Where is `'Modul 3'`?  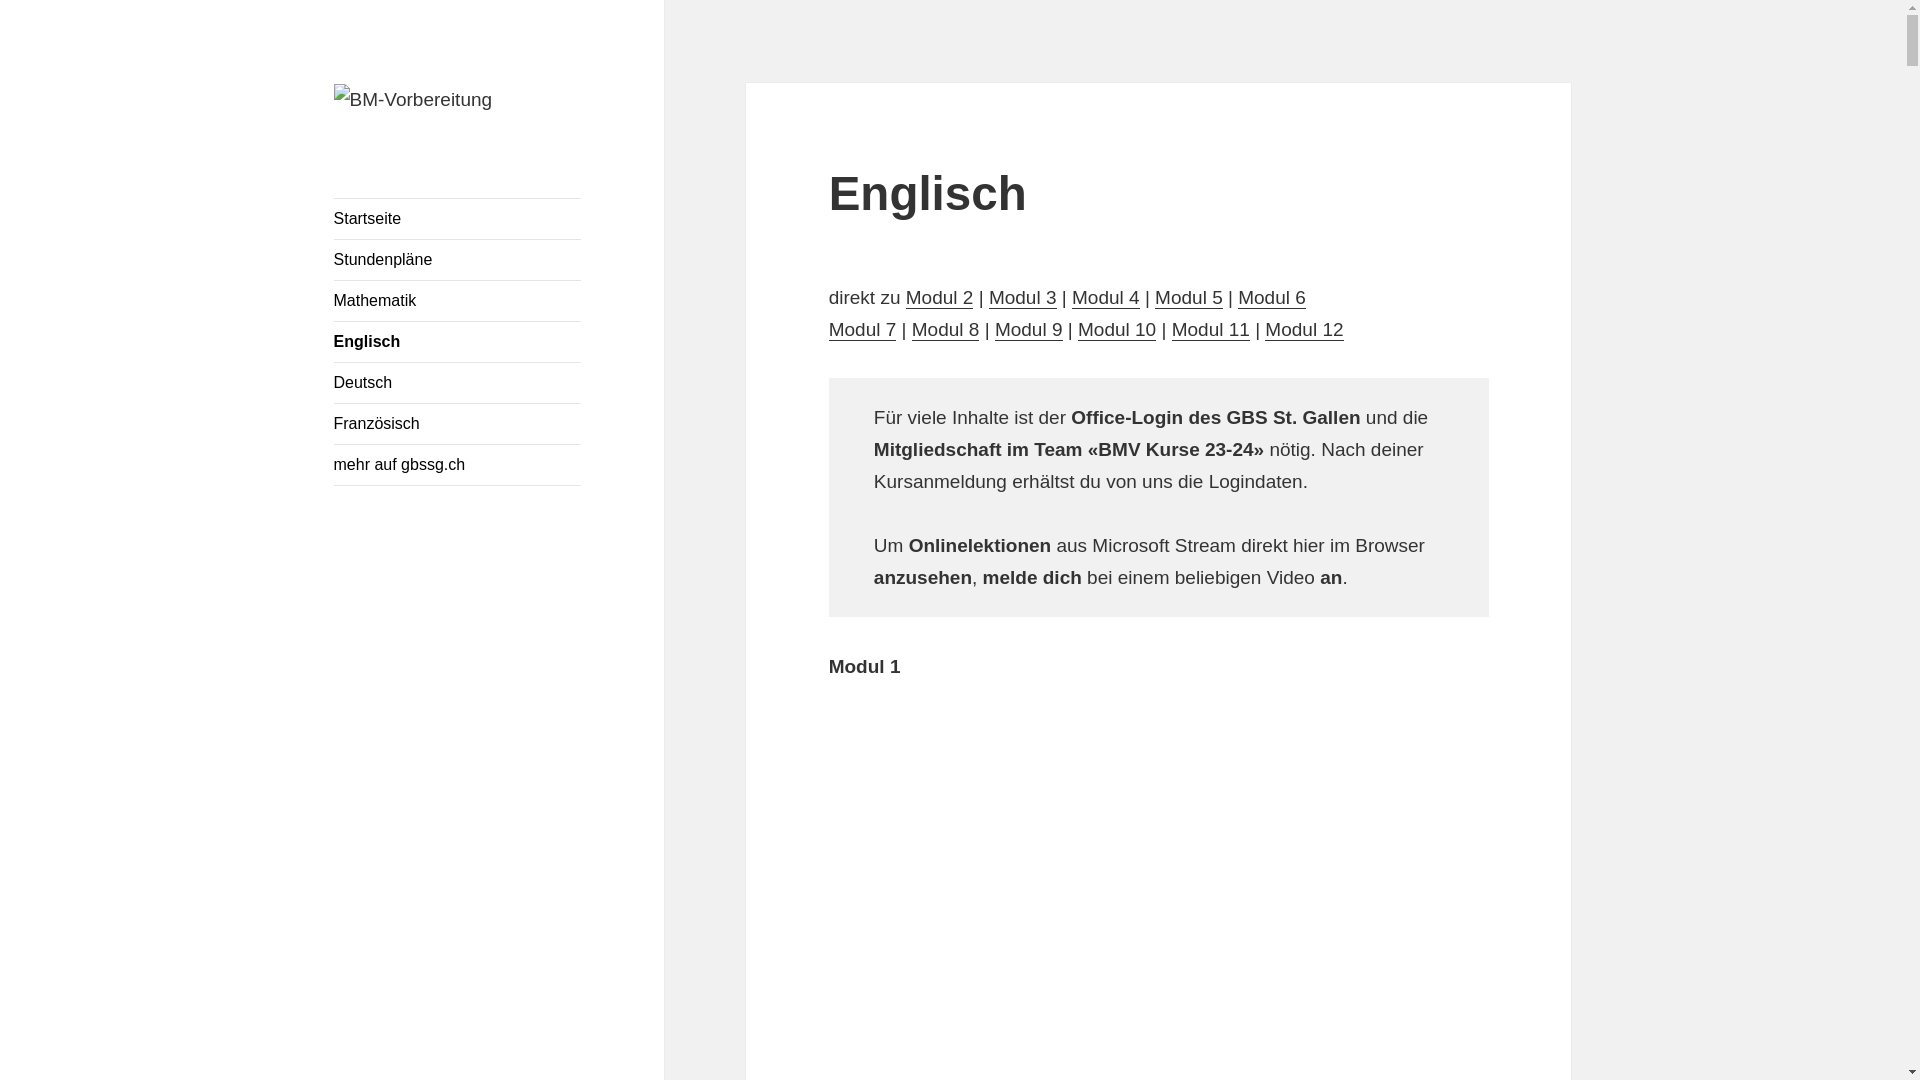
'Modul 3' is located at coordinates (1022, 297).